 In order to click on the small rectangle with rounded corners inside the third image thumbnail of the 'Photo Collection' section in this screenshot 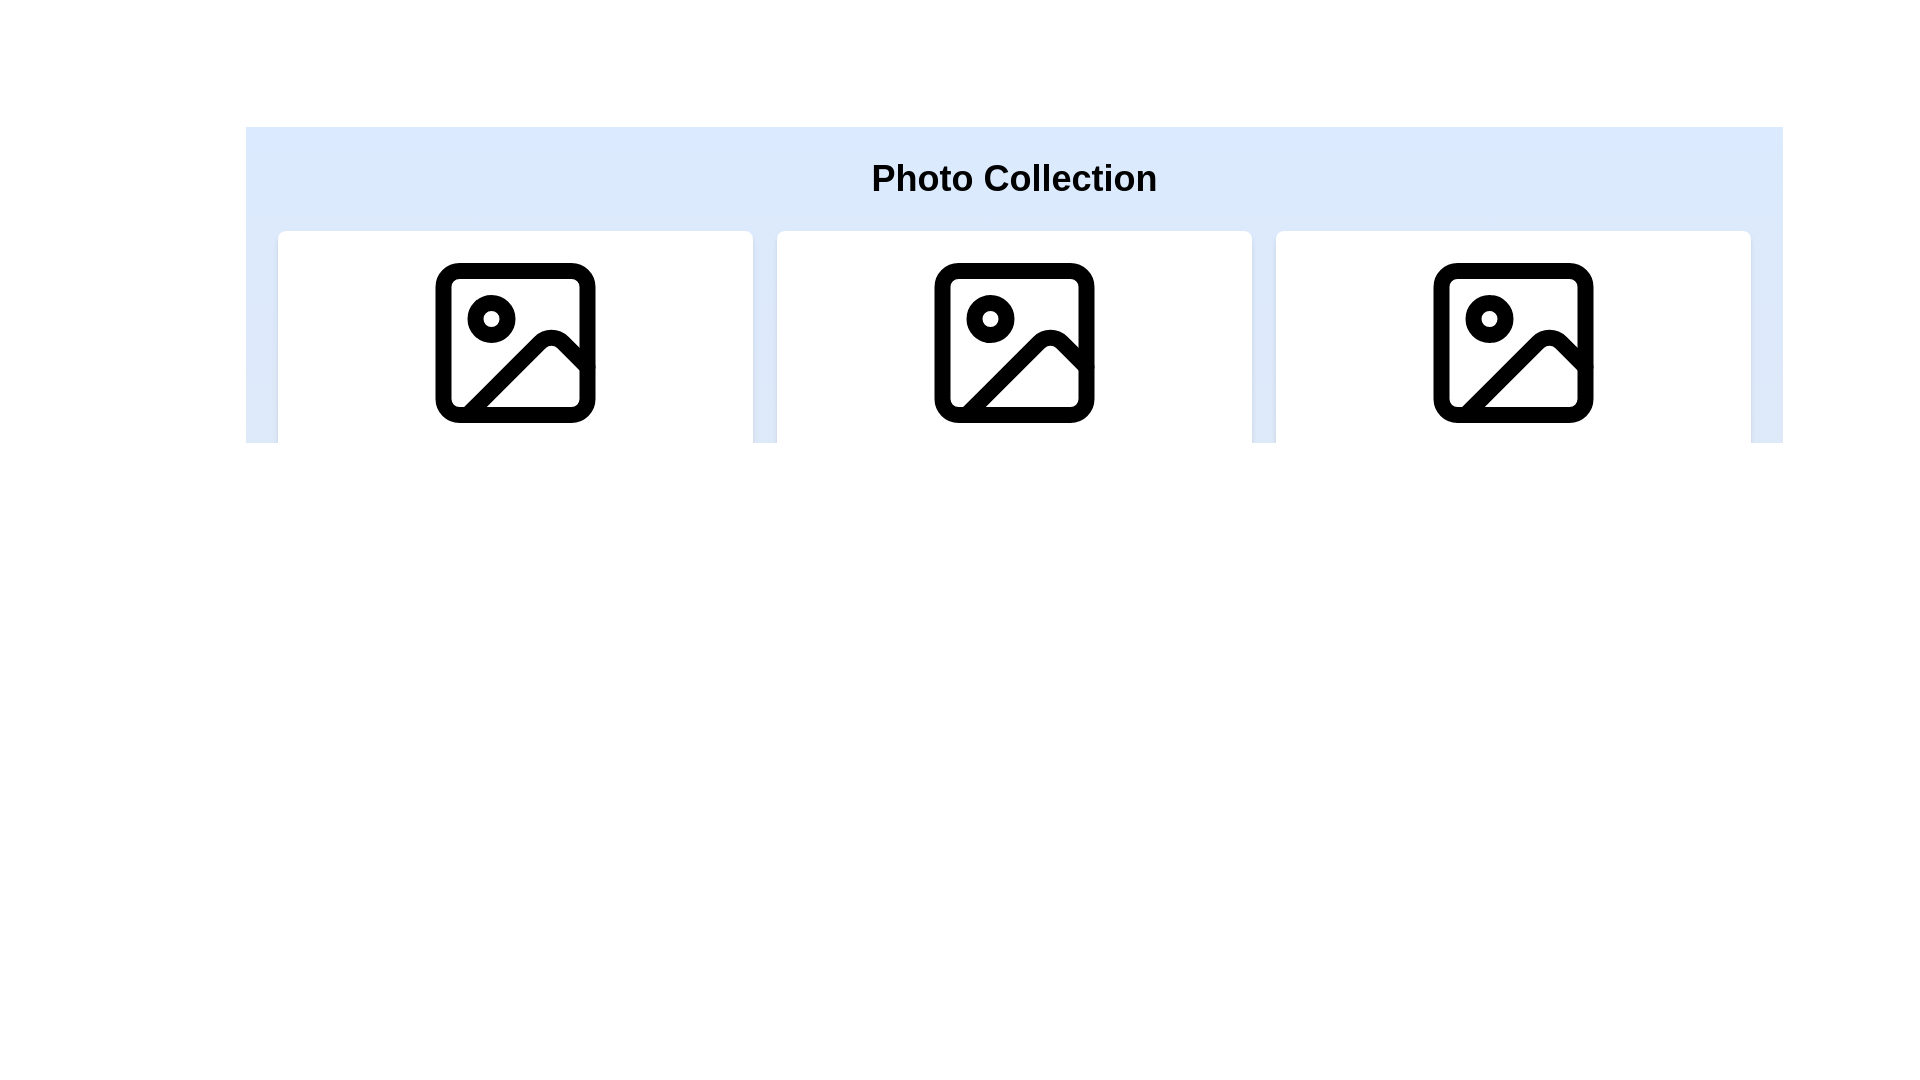, I will do `click(1513, 342)`.